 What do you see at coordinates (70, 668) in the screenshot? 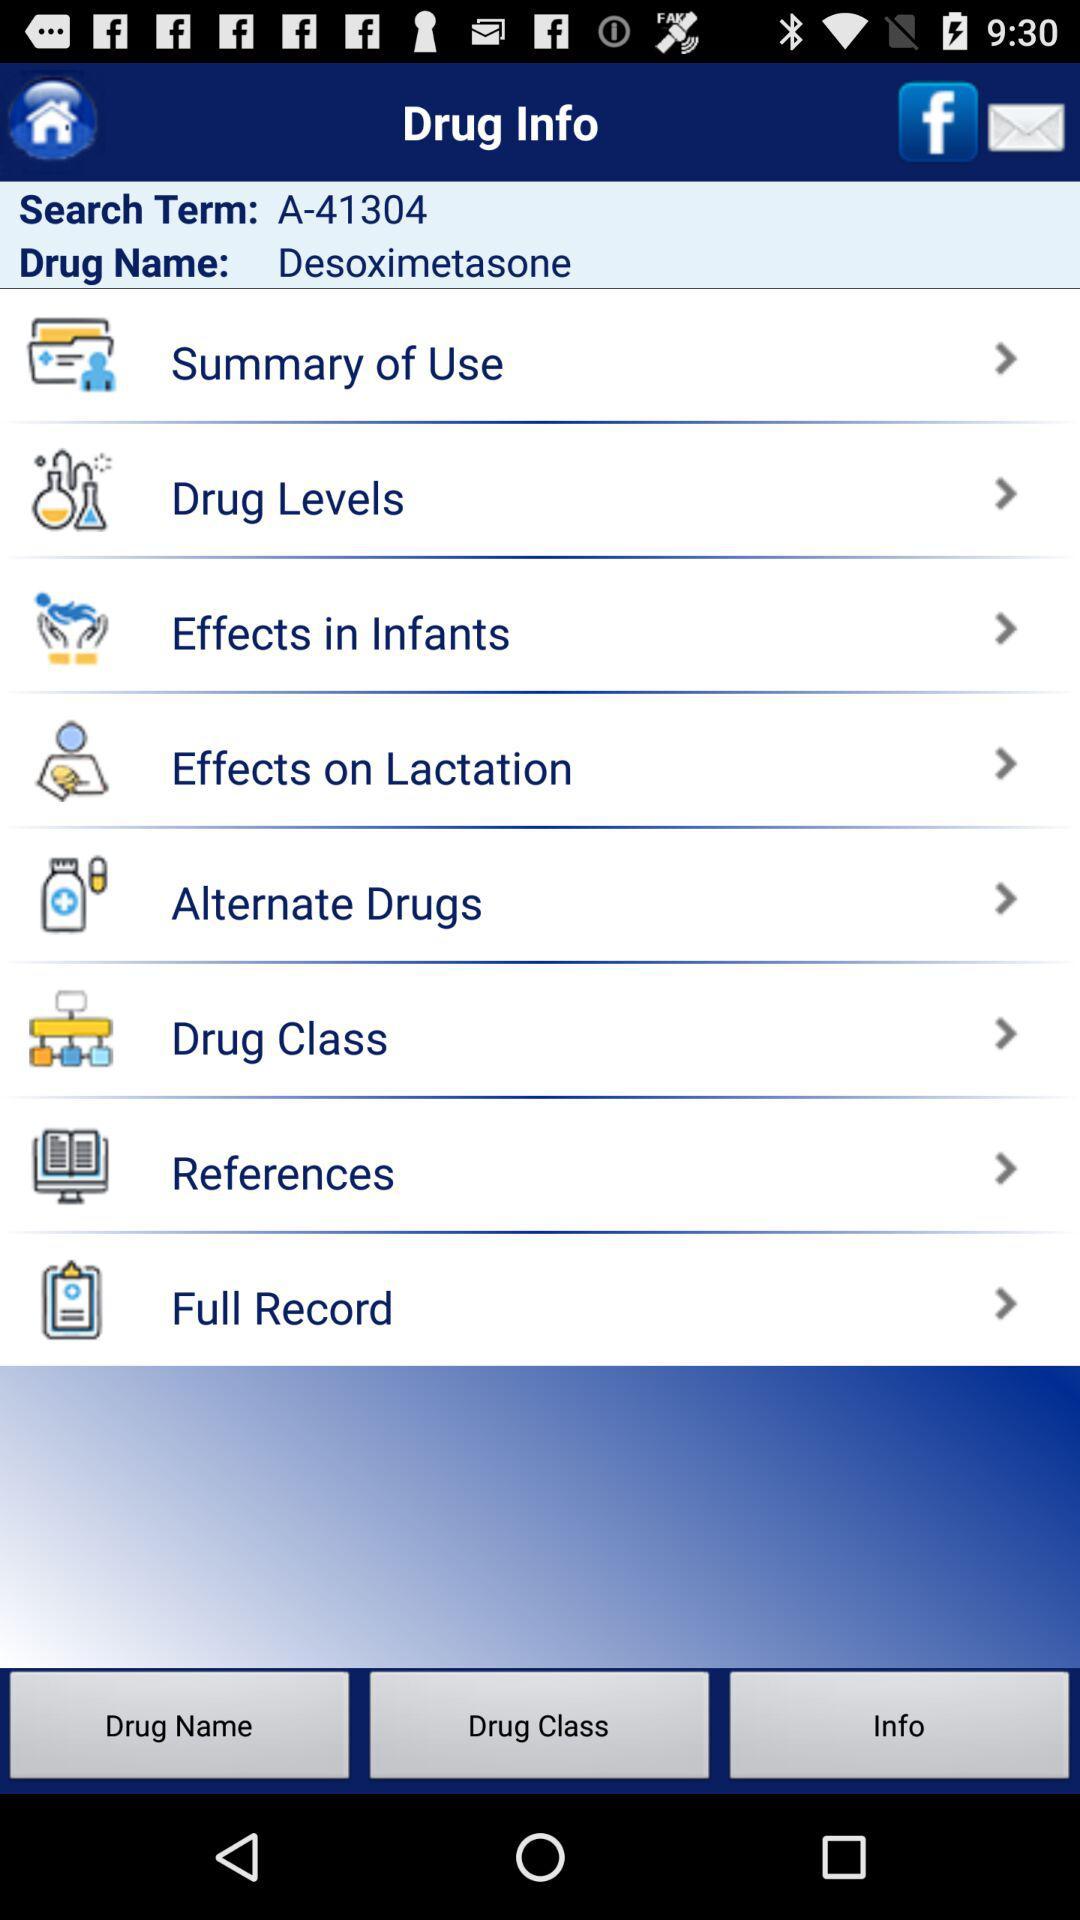
I see `the emoji icon` at bounding box center [70, 668].